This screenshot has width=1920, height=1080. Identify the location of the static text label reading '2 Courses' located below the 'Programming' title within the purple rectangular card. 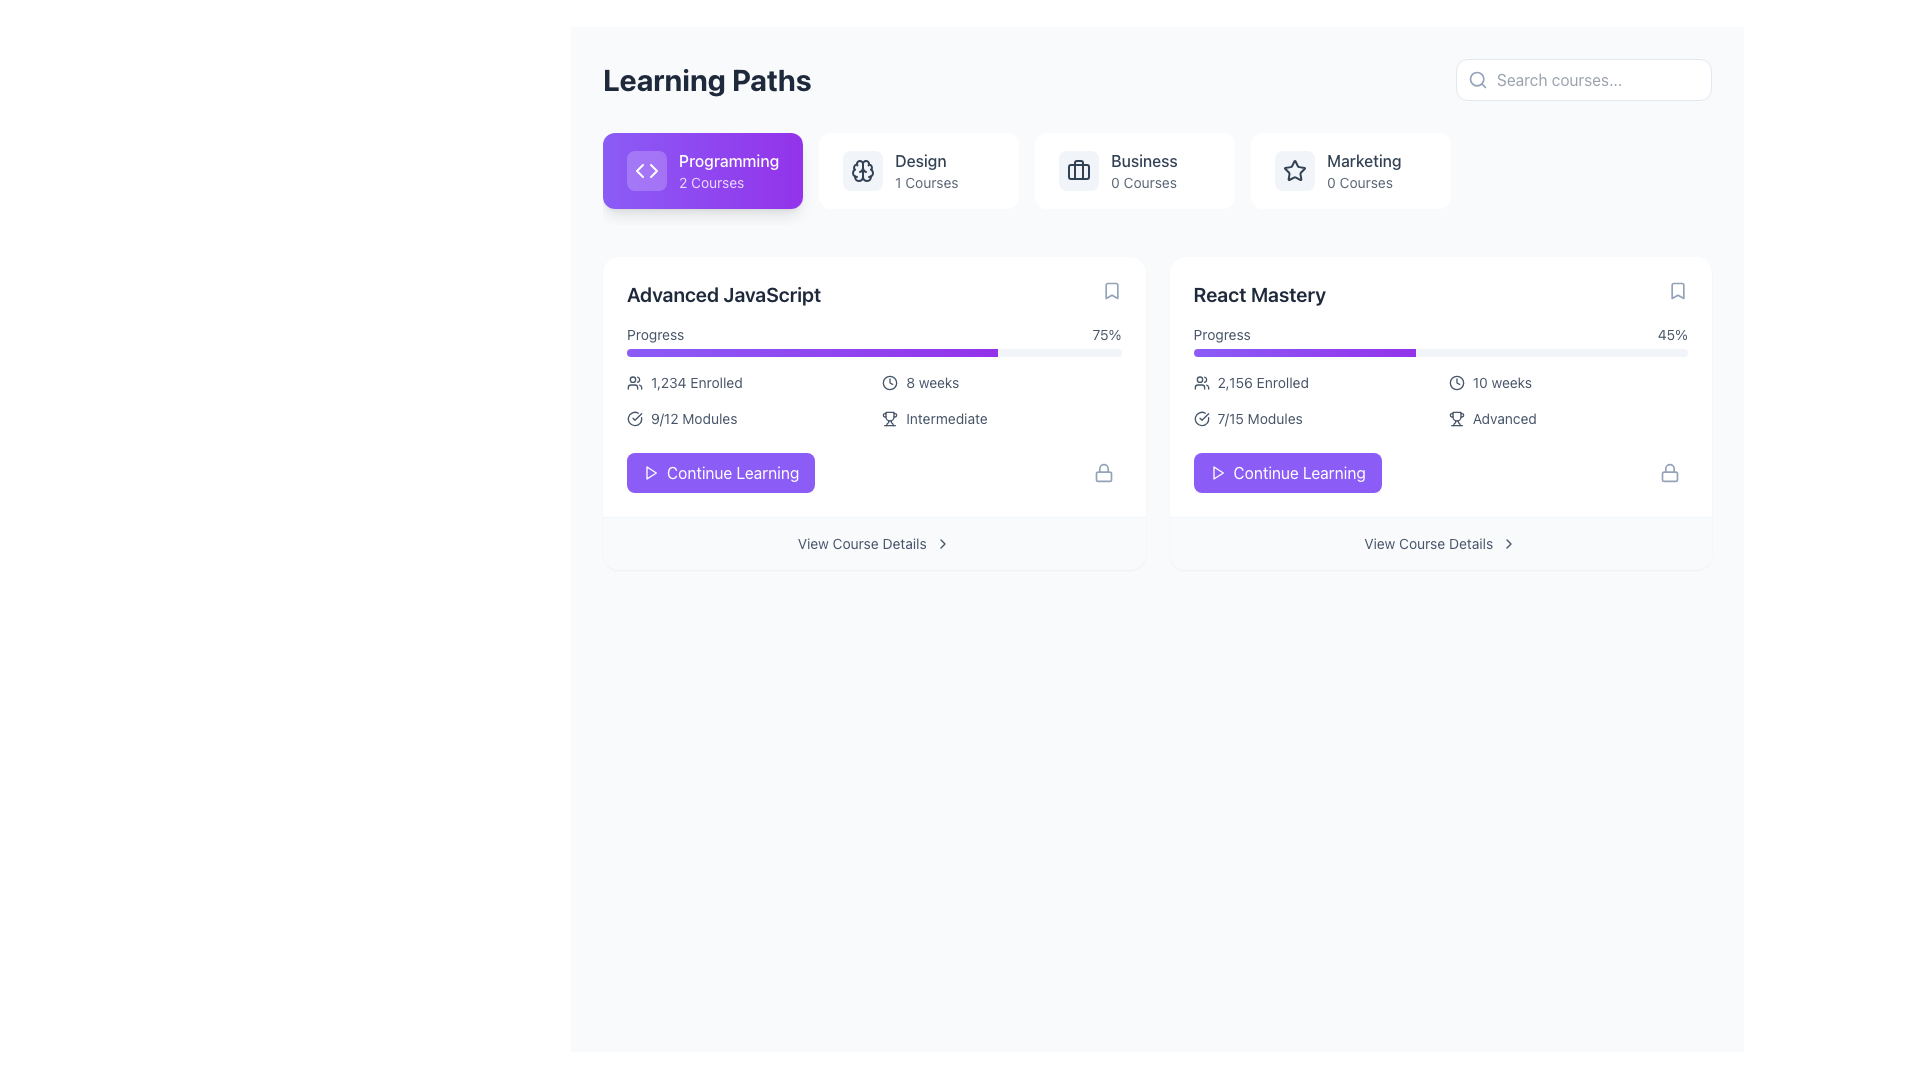
(728, 182).